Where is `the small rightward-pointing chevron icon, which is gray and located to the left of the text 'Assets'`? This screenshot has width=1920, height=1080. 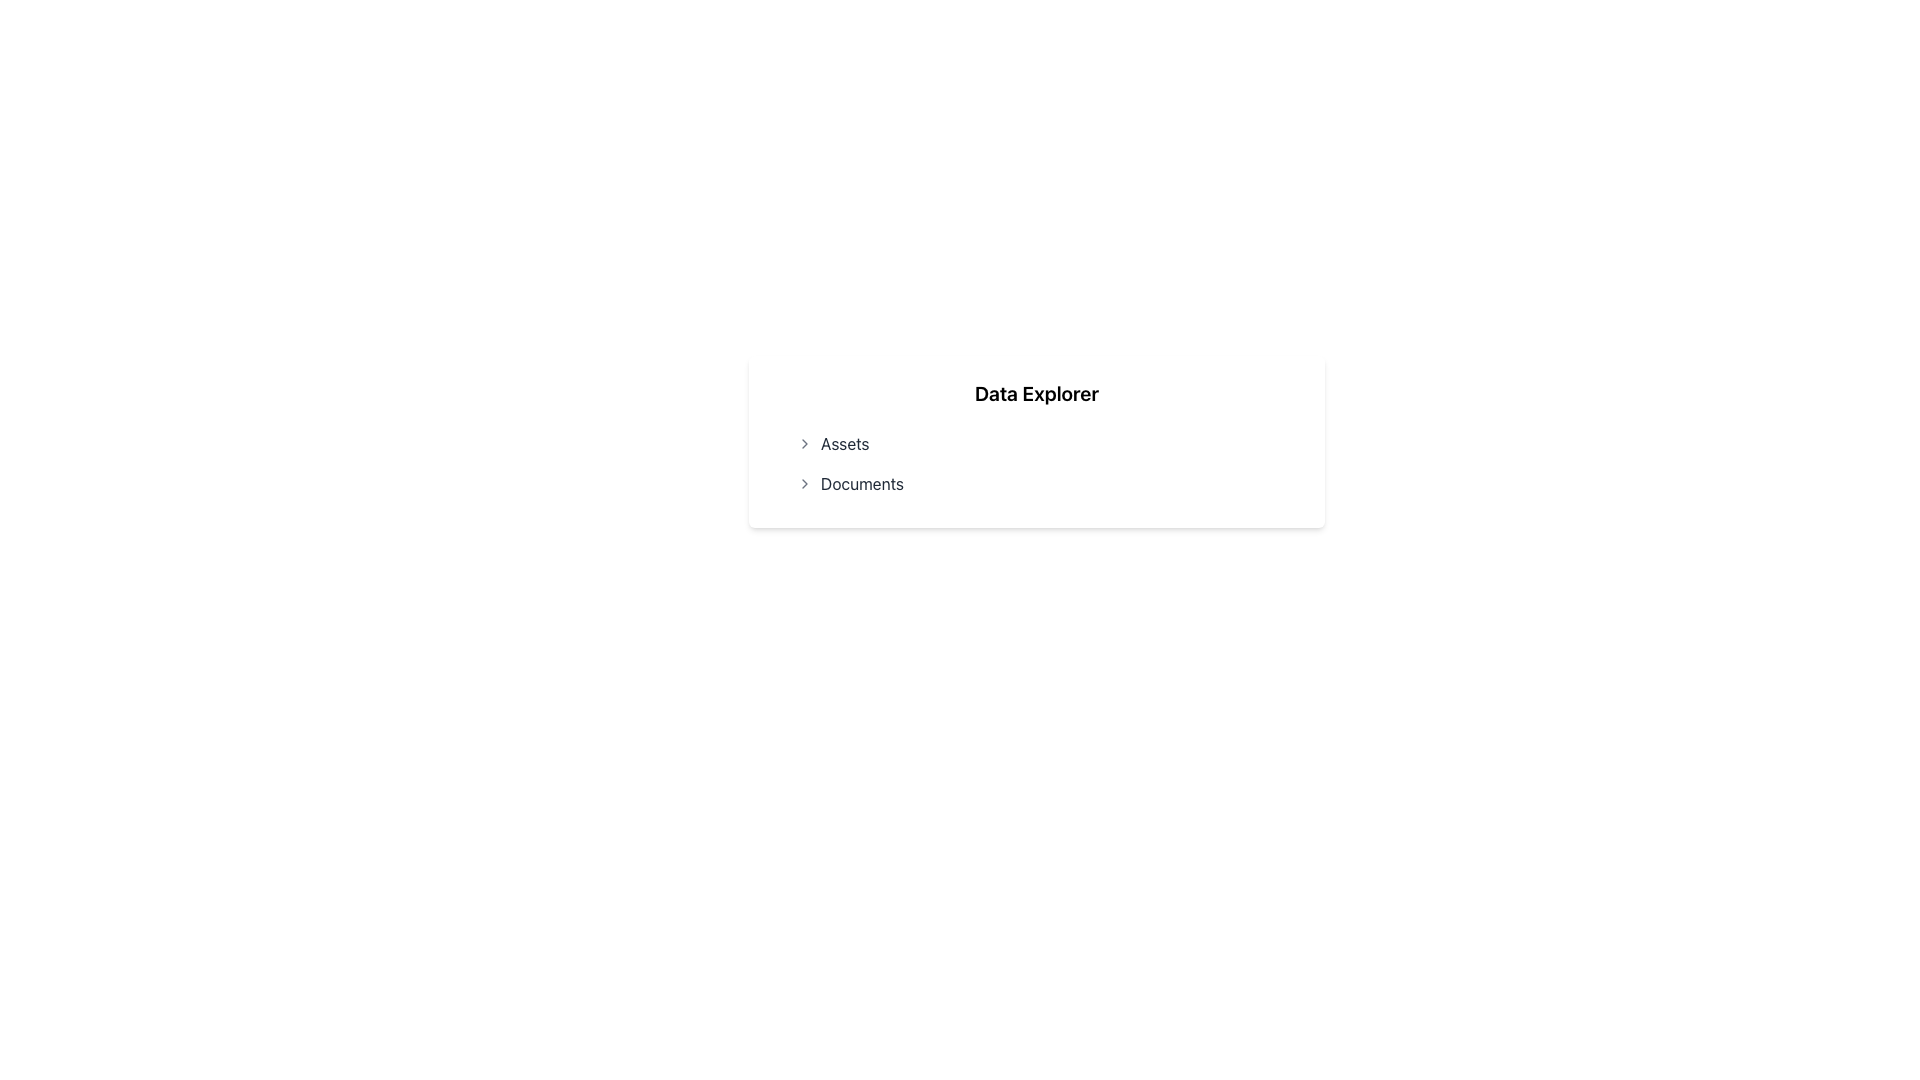
the small rightward-pointing chevron icon, which is gray and located to the left of the text 'Assets' is located at coordinates (805, 442).